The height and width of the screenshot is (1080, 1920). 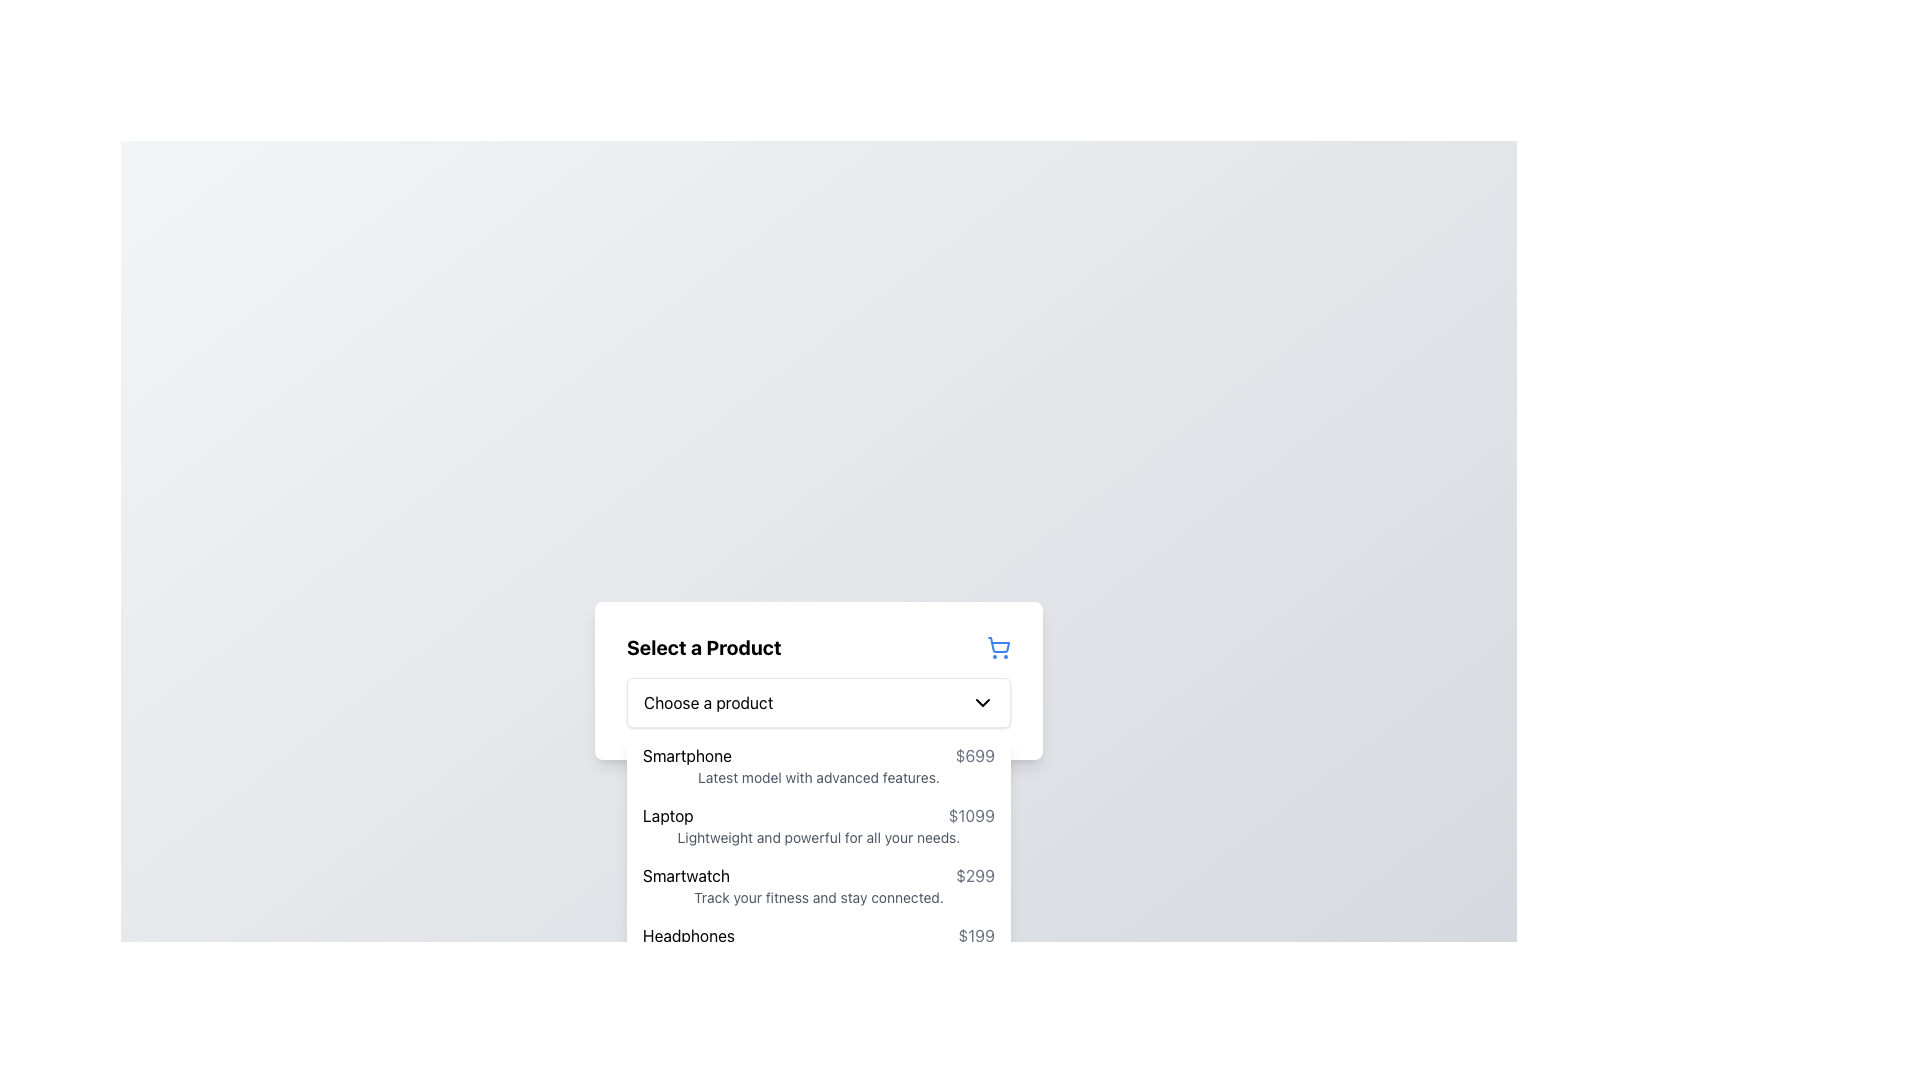 What do you see at coordinates (819, 825) in the screenshot?
I see `the second item in the product selection dropdown labeled 'Laptop'` at bounding box center [819, 825].